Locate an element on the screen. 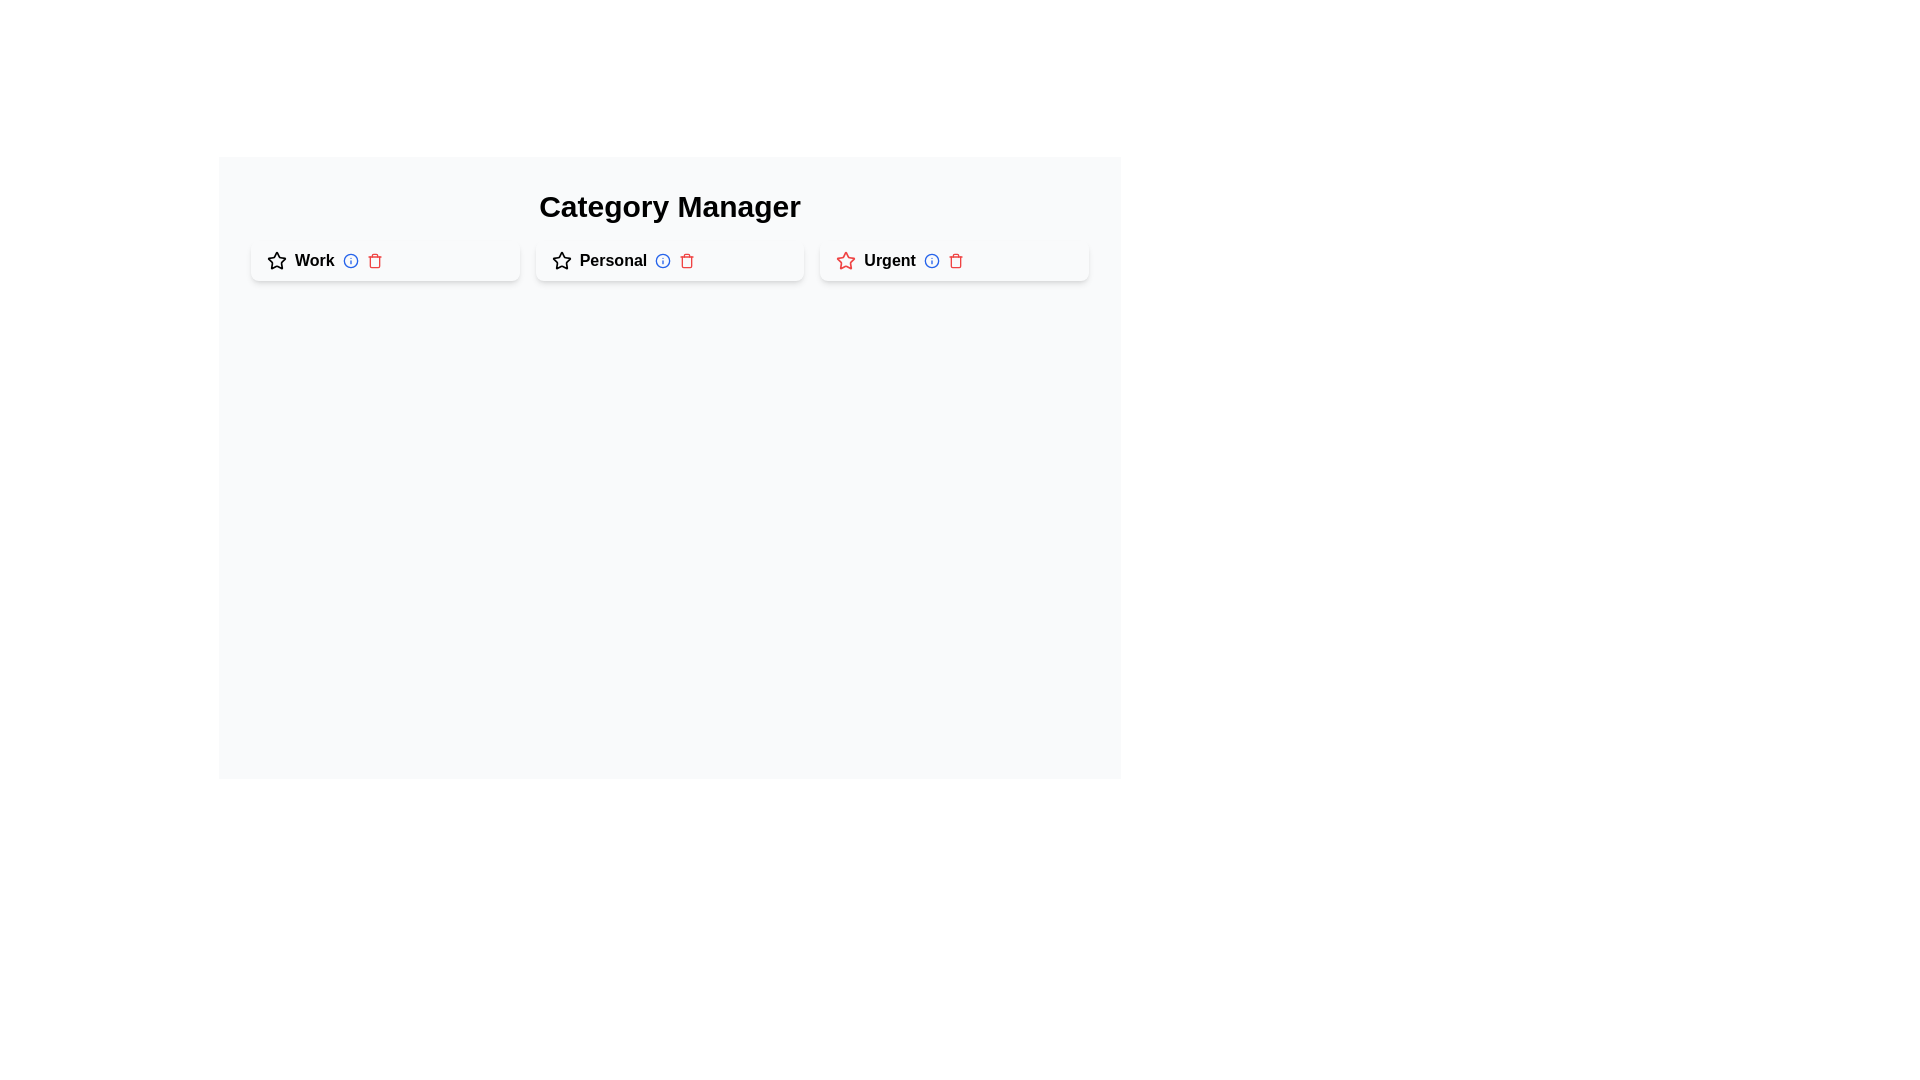  delete button for the category labeled Work is located at coordinates (374, 260).